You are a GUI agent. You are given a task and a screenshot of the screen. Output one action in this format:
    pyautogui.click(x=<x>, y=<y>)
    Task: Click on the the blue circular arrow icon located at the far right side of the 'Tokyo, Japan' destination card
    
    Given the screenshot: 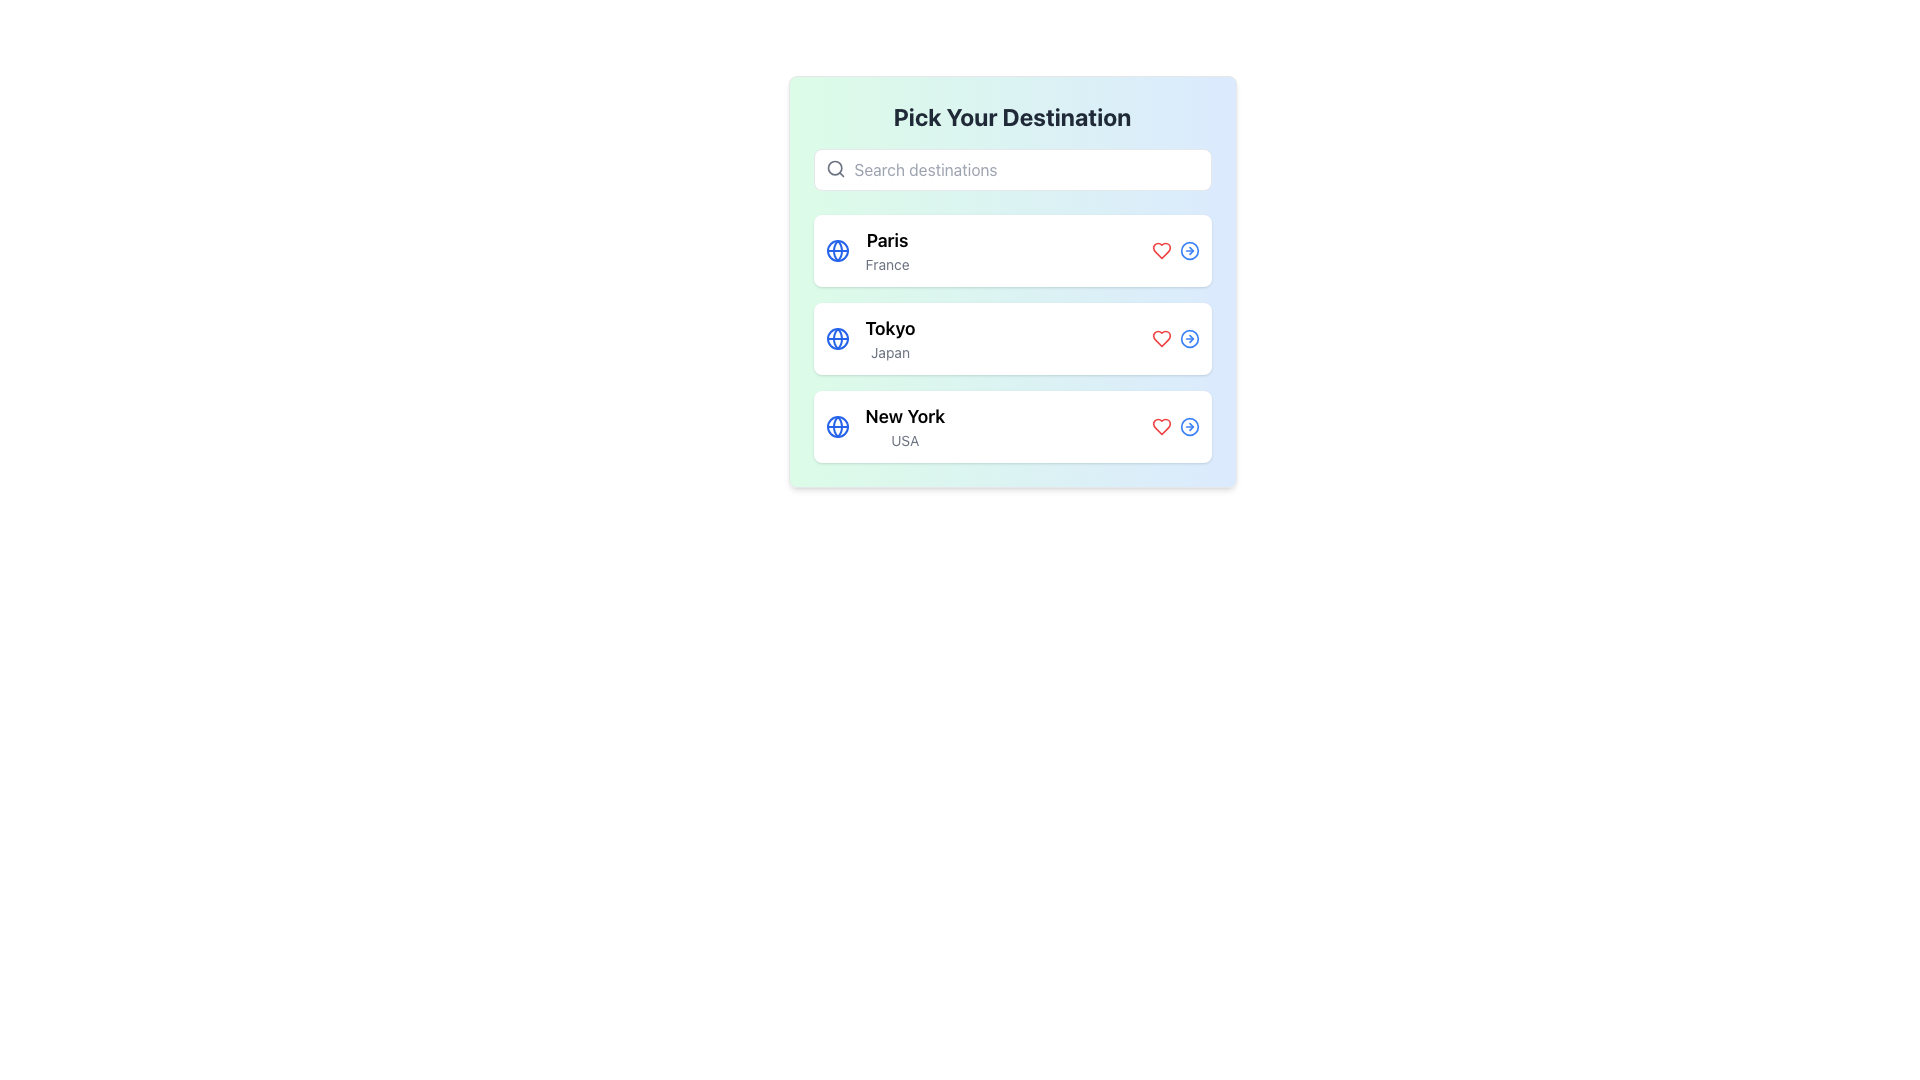 What is the action you would take?
    pyautogui.click(x=1175, y=338)
    